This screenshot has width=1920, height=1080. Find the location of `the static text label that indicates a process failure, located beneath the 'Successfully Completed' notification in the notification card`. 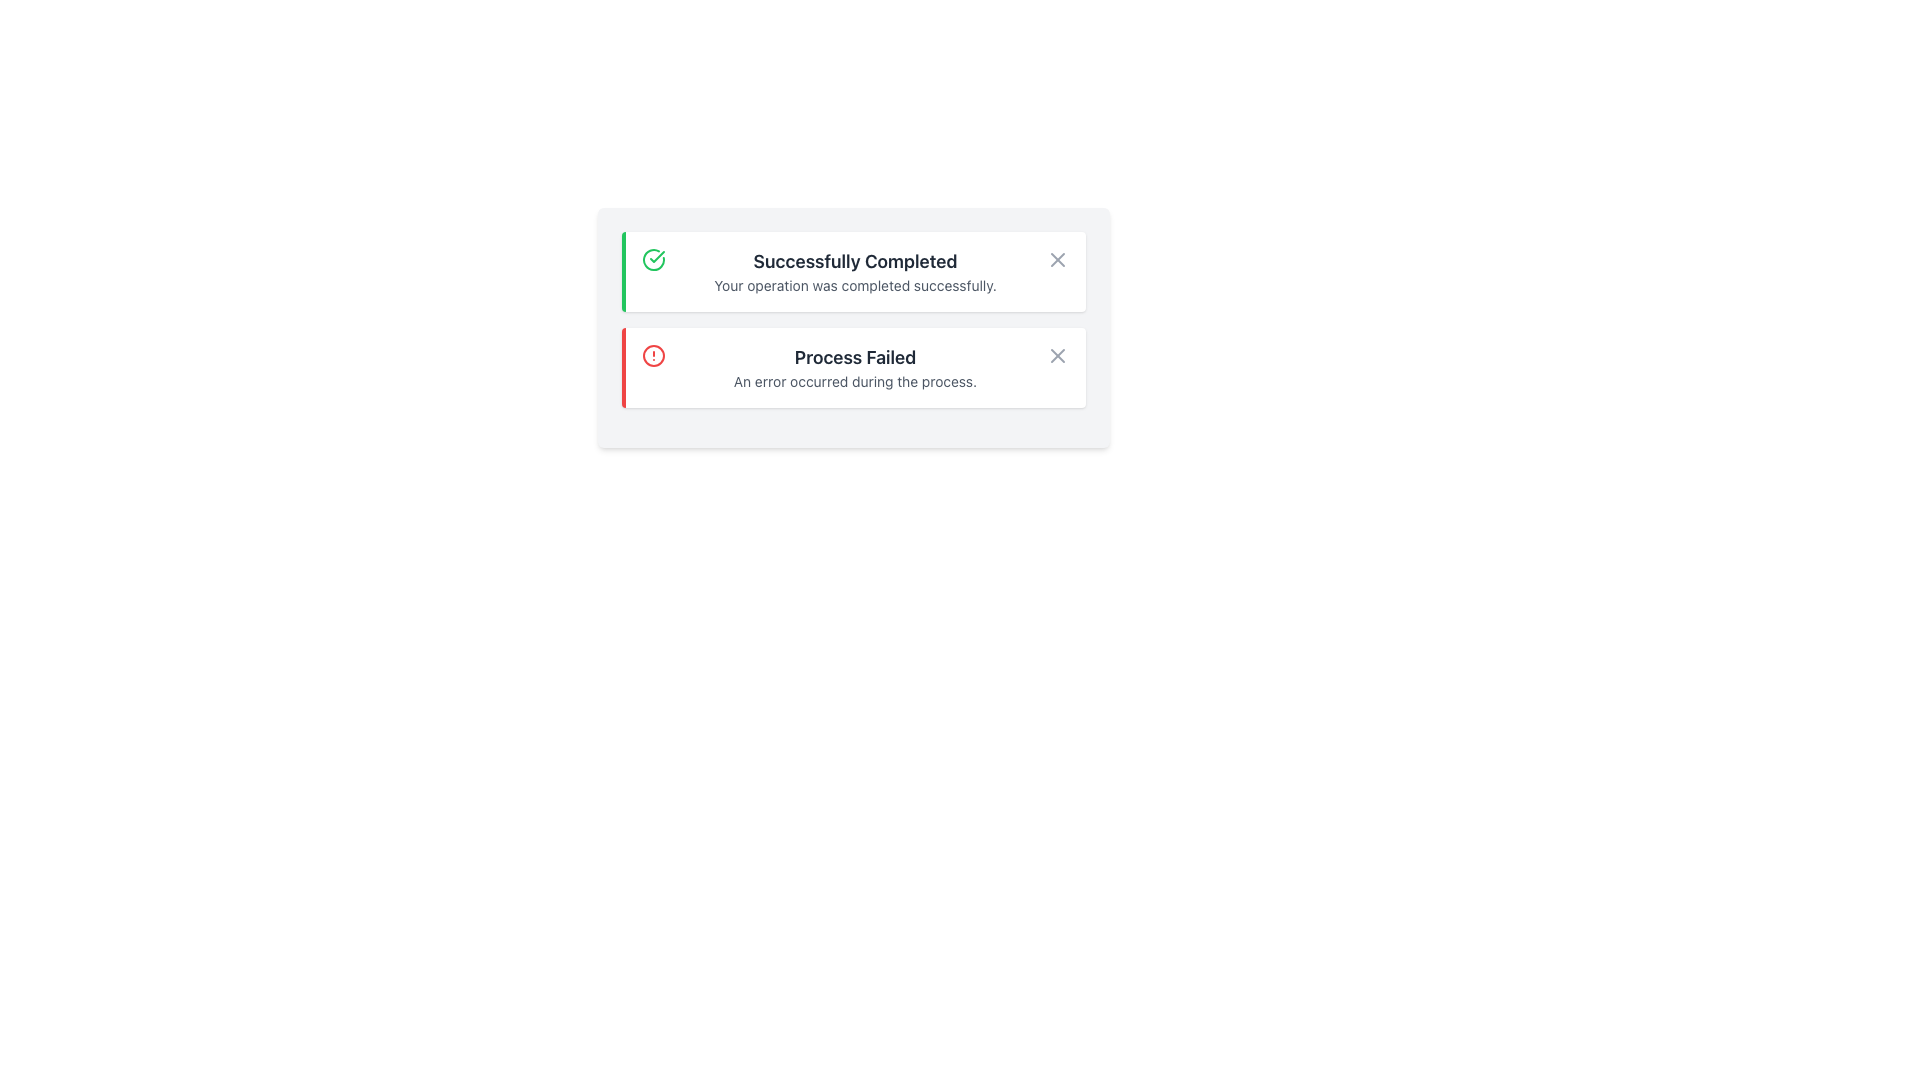

the static text label that indicates a process failure, located beneath the 'Successfully Completed' notification in the notification card is located at coordinates (855, 357).